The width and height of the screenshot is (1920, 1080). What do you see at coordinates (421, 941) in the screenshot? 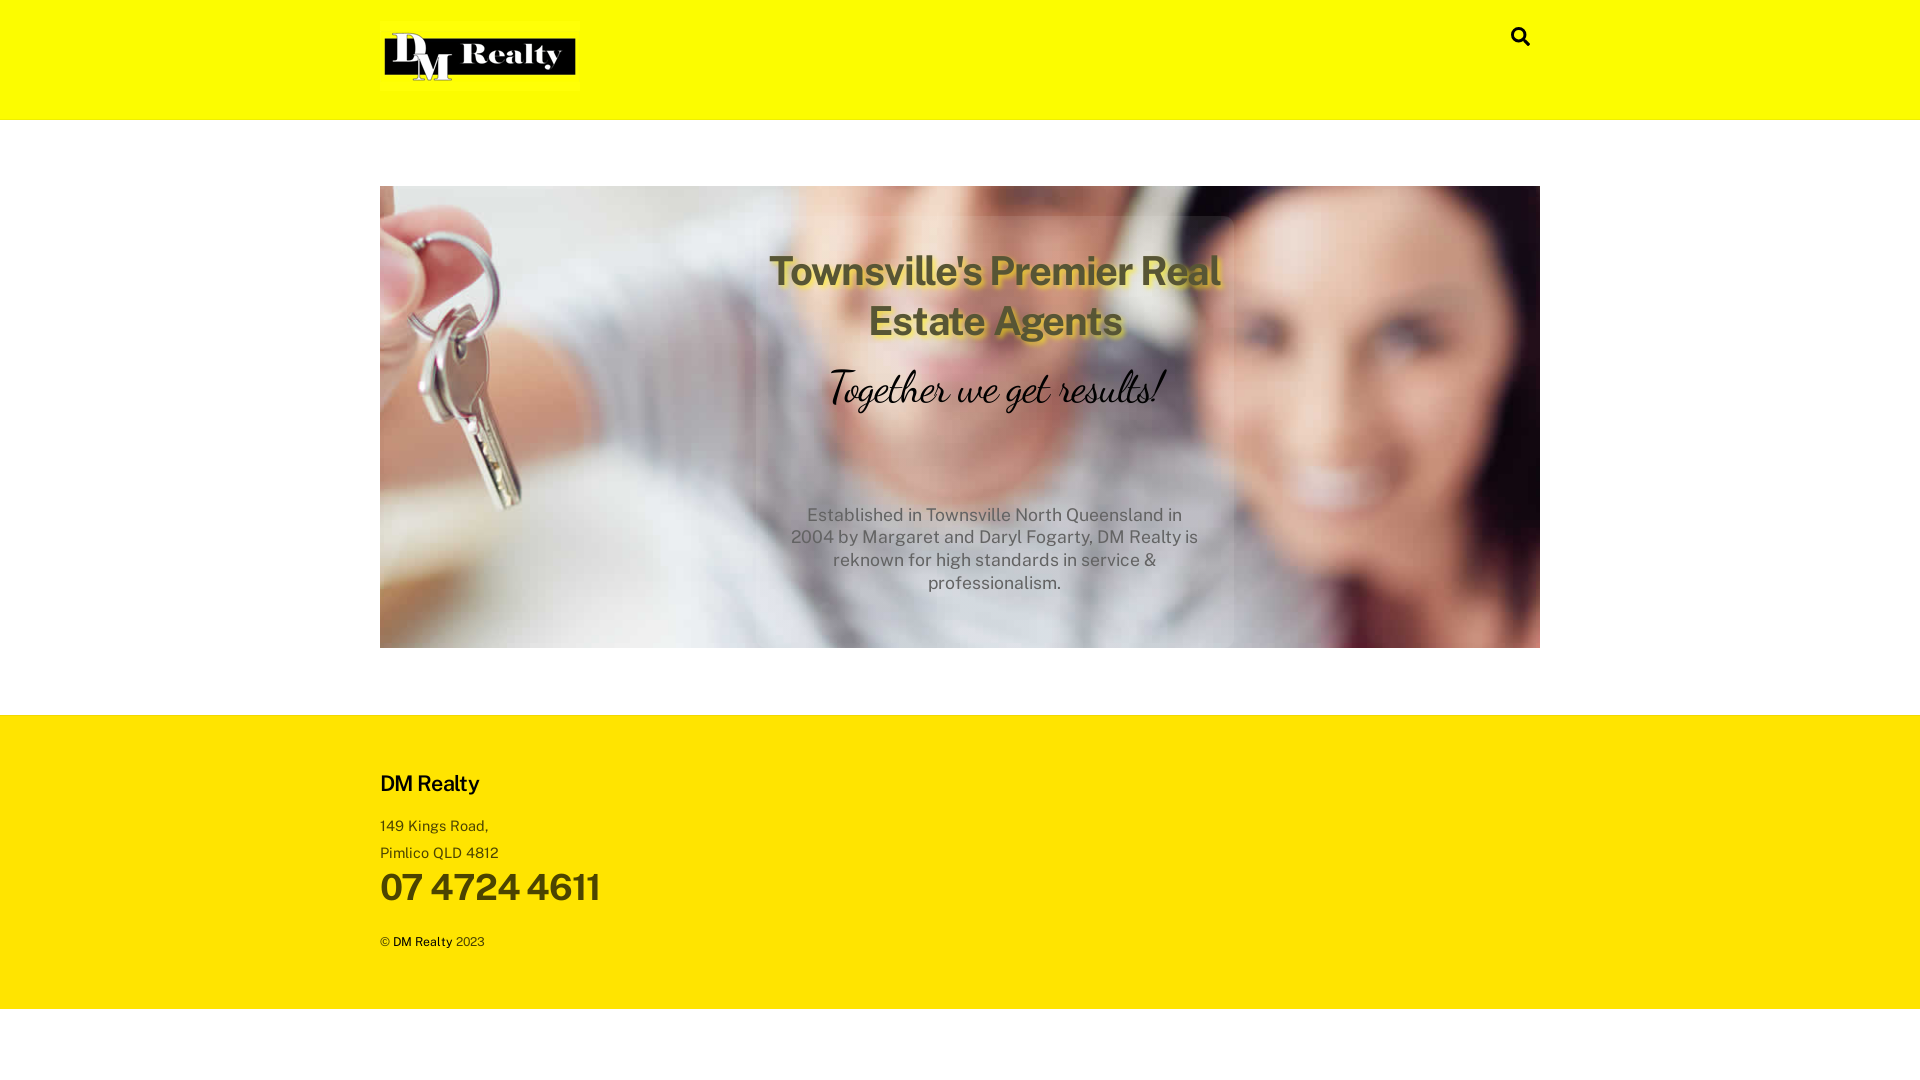
I see `'DM Realty'` at bounding box center [421, 941].